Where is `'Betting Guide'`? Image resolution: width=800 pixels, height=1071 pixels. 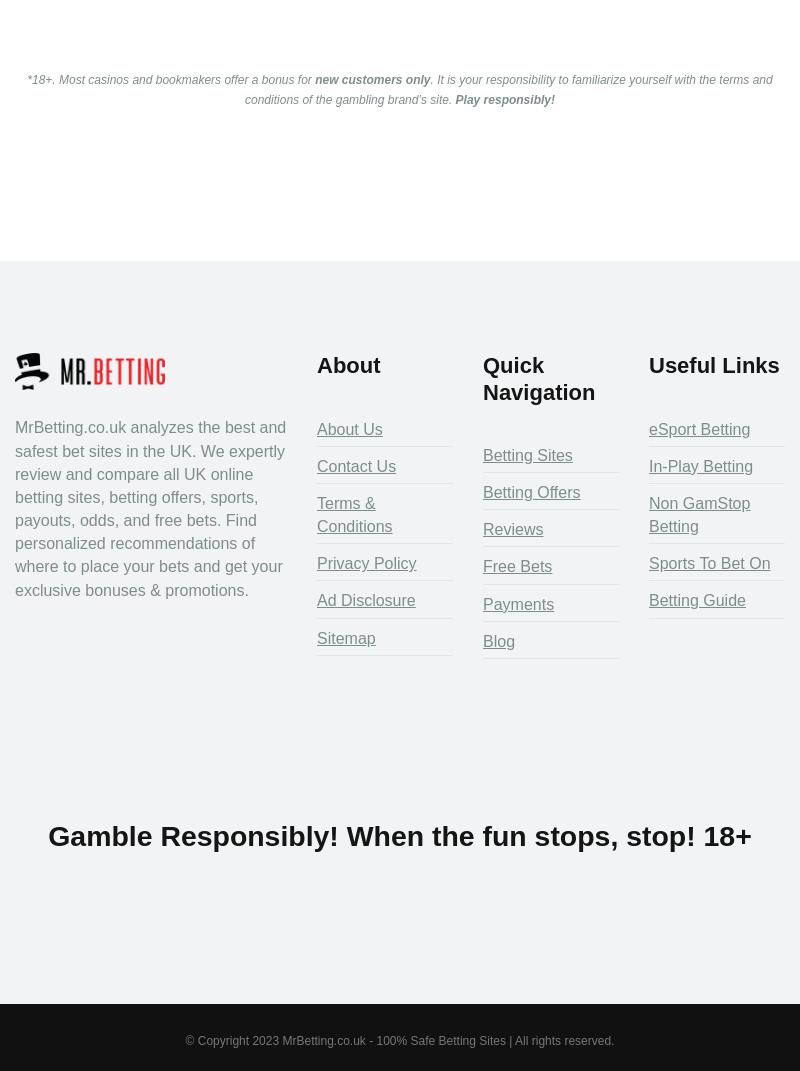 'Betting Guide' is located at coordinates (697, 600).